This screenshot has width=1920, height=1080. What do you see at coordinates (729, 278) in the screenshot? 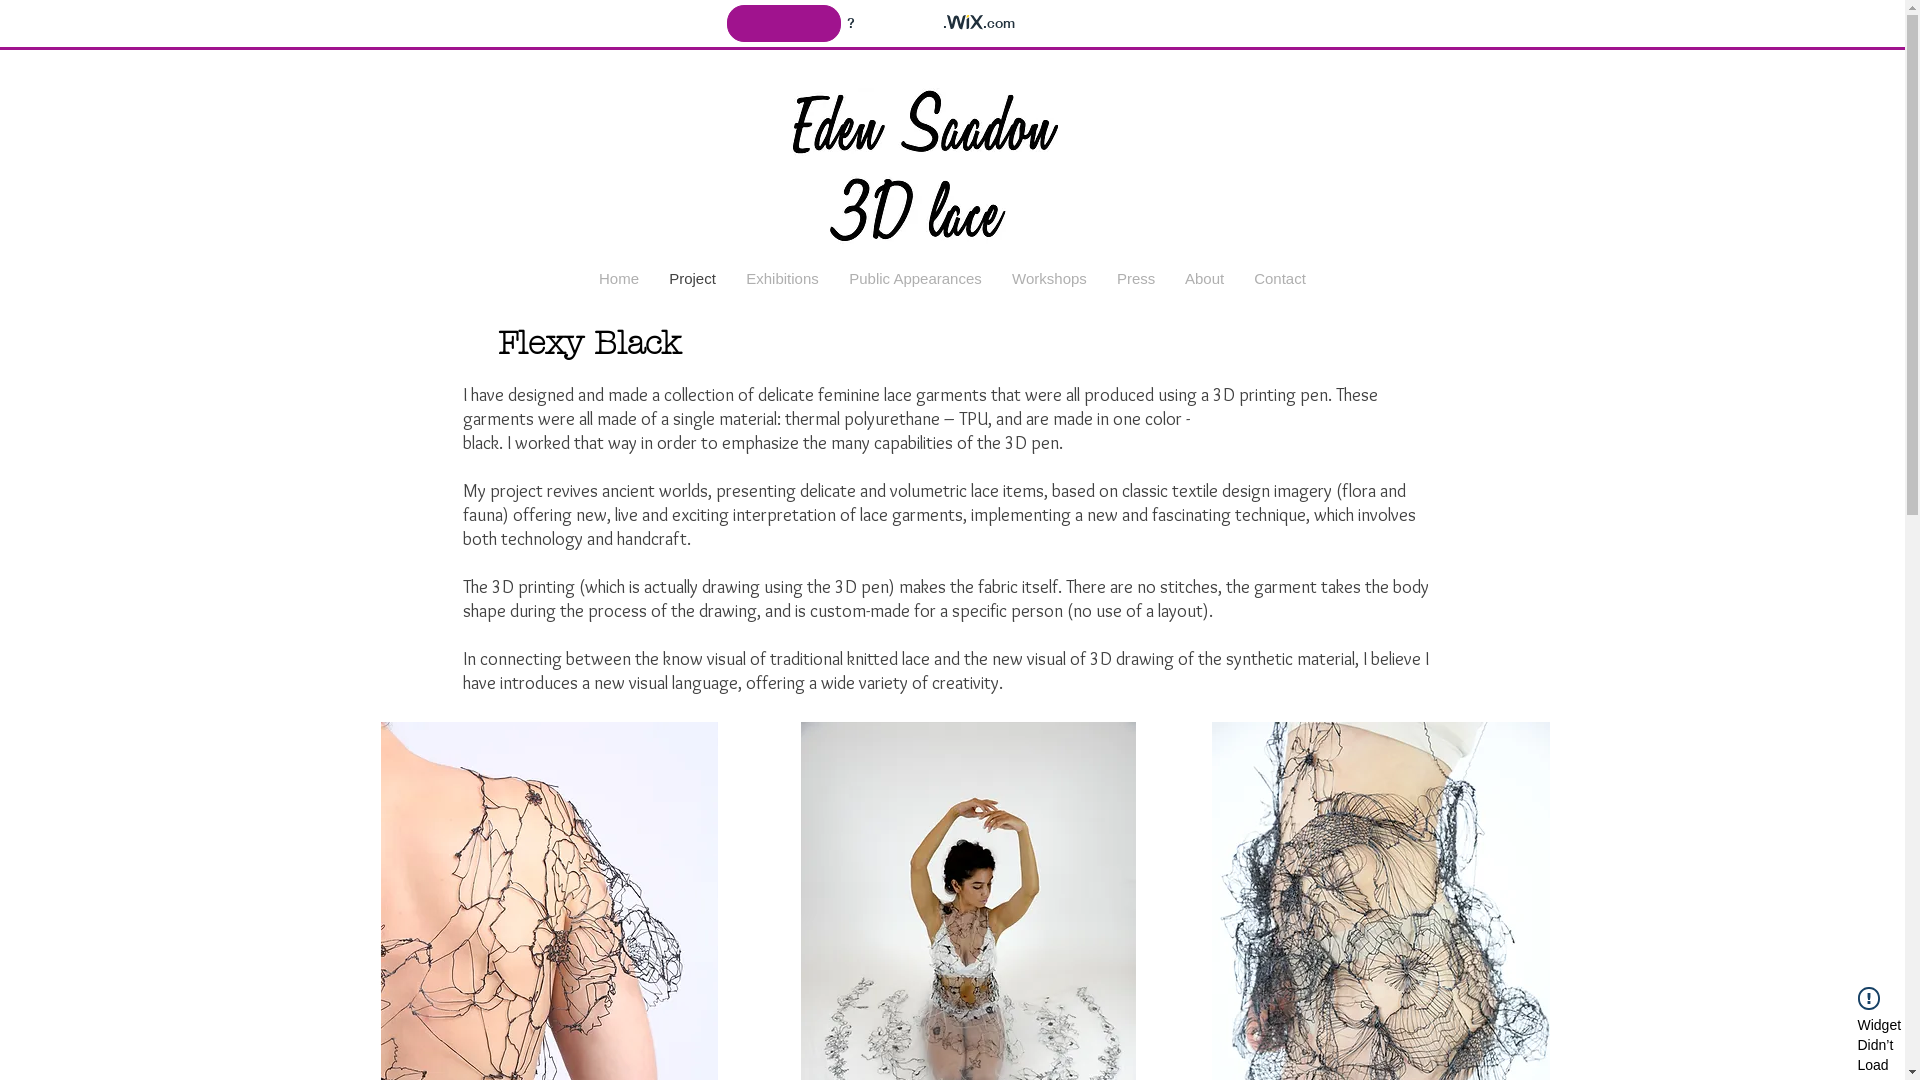
I see `'Exhibitions'` at bounding box center [729, 278].